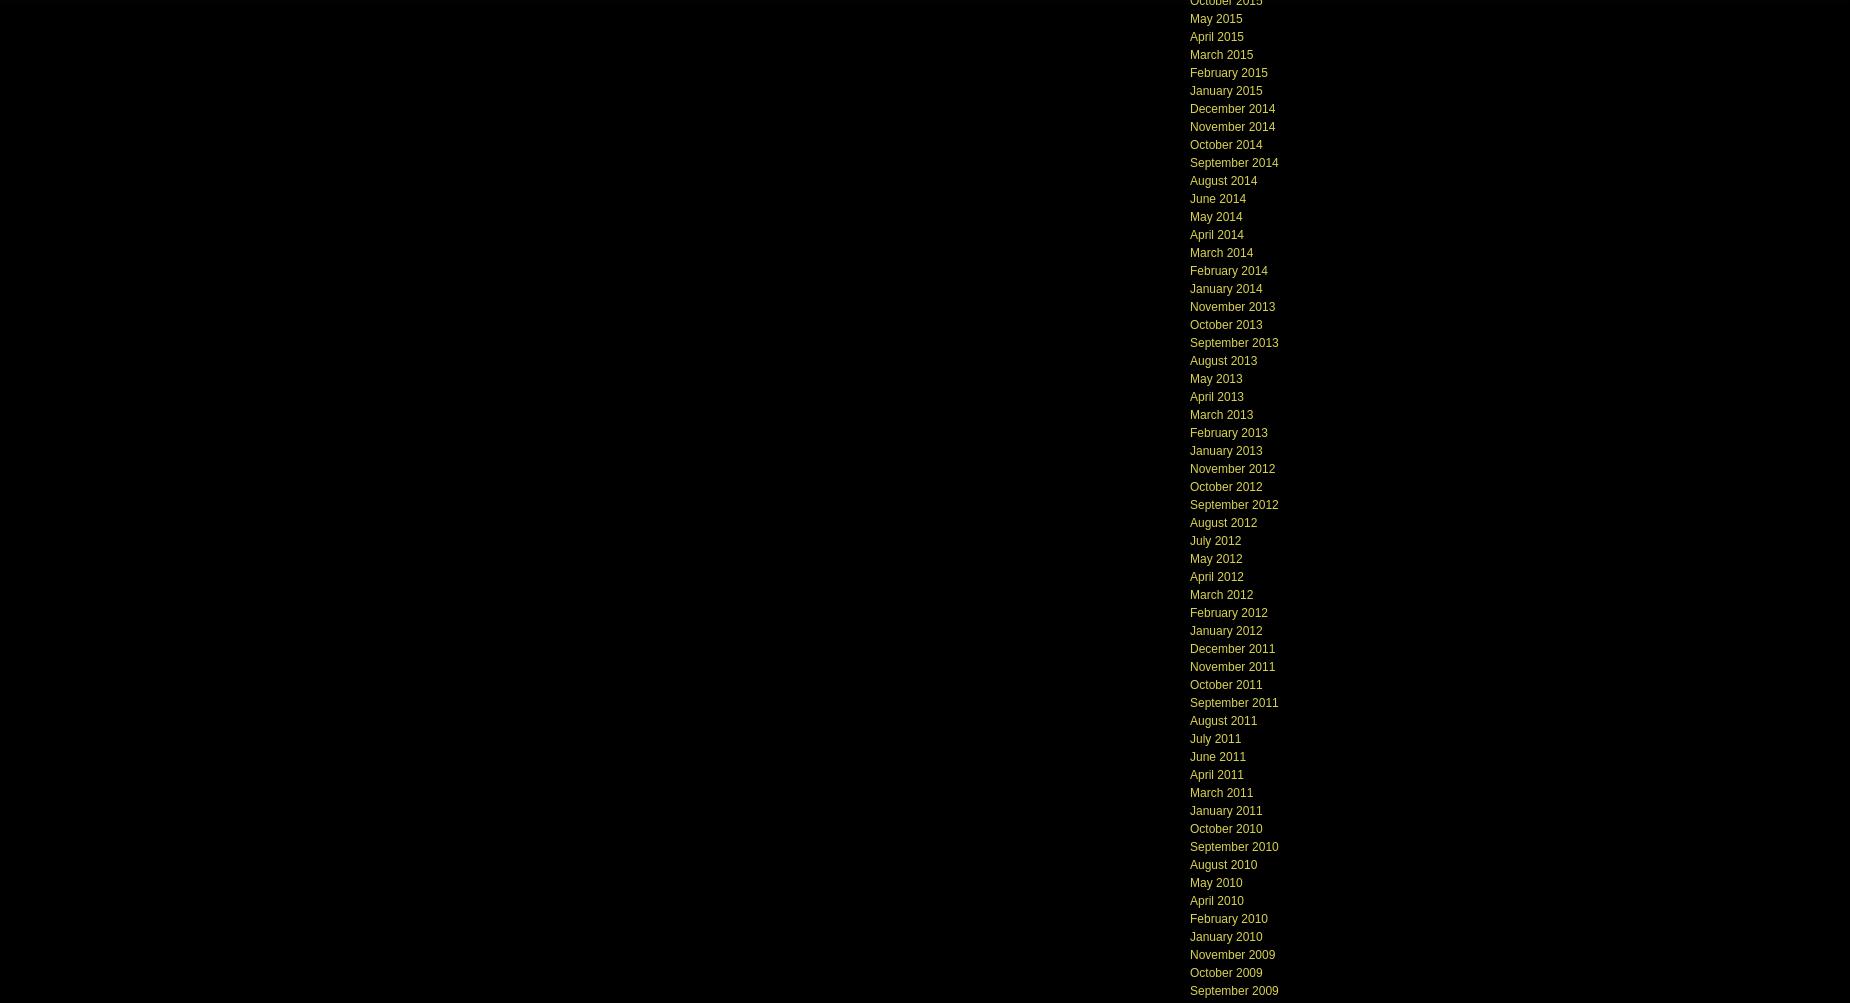  What do you see at coordinates (1215, 882) in the screenshot?
I see `'May 2010'` at bounding box center [1215, 882].